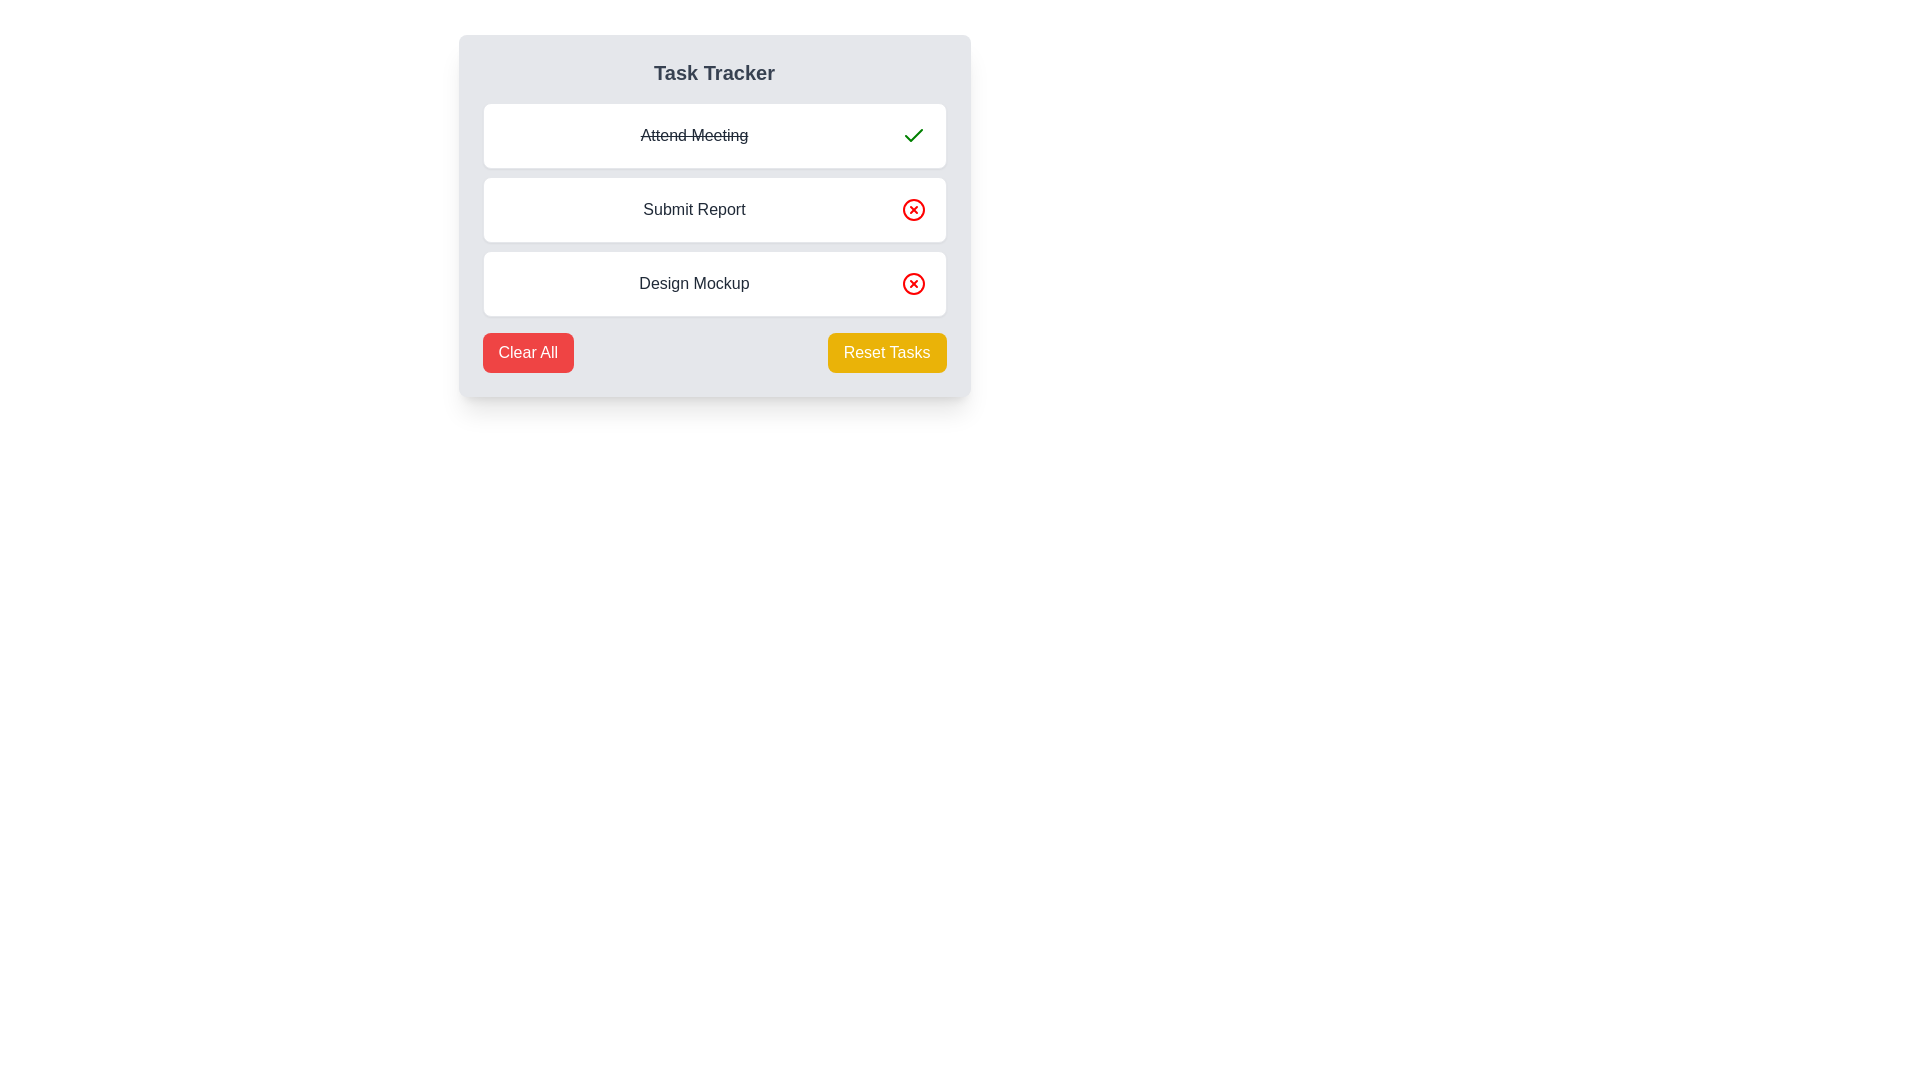 The width and height of the screenshot is (1920, 1080). What do you see at coordinates (912, 135) in the screenshot?
I see `the checkmark icon located at the top-right corner of the 'Attend Meeting' task field in the Task Tracker module to indicate task completion` at bounding box center [912, 135].